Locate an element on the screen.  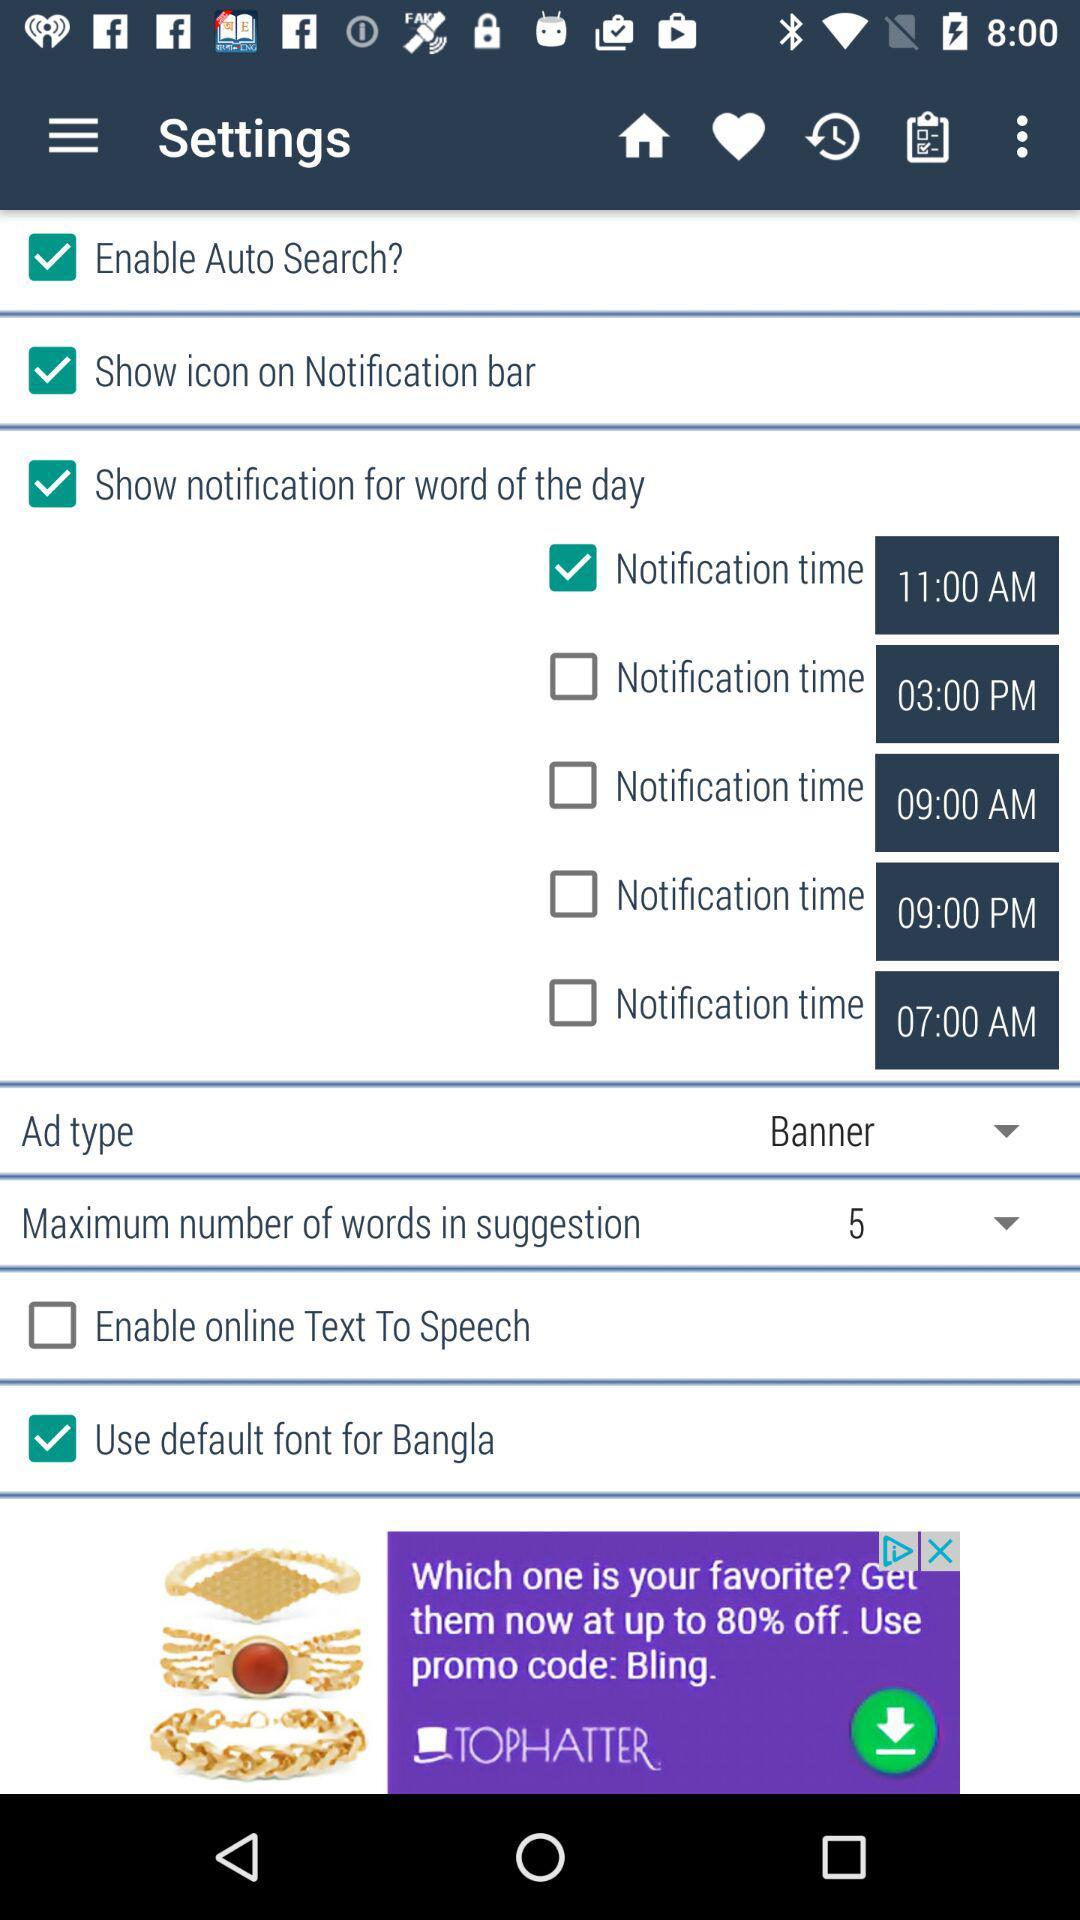
advertisement is located at coordinates (540, 1662).